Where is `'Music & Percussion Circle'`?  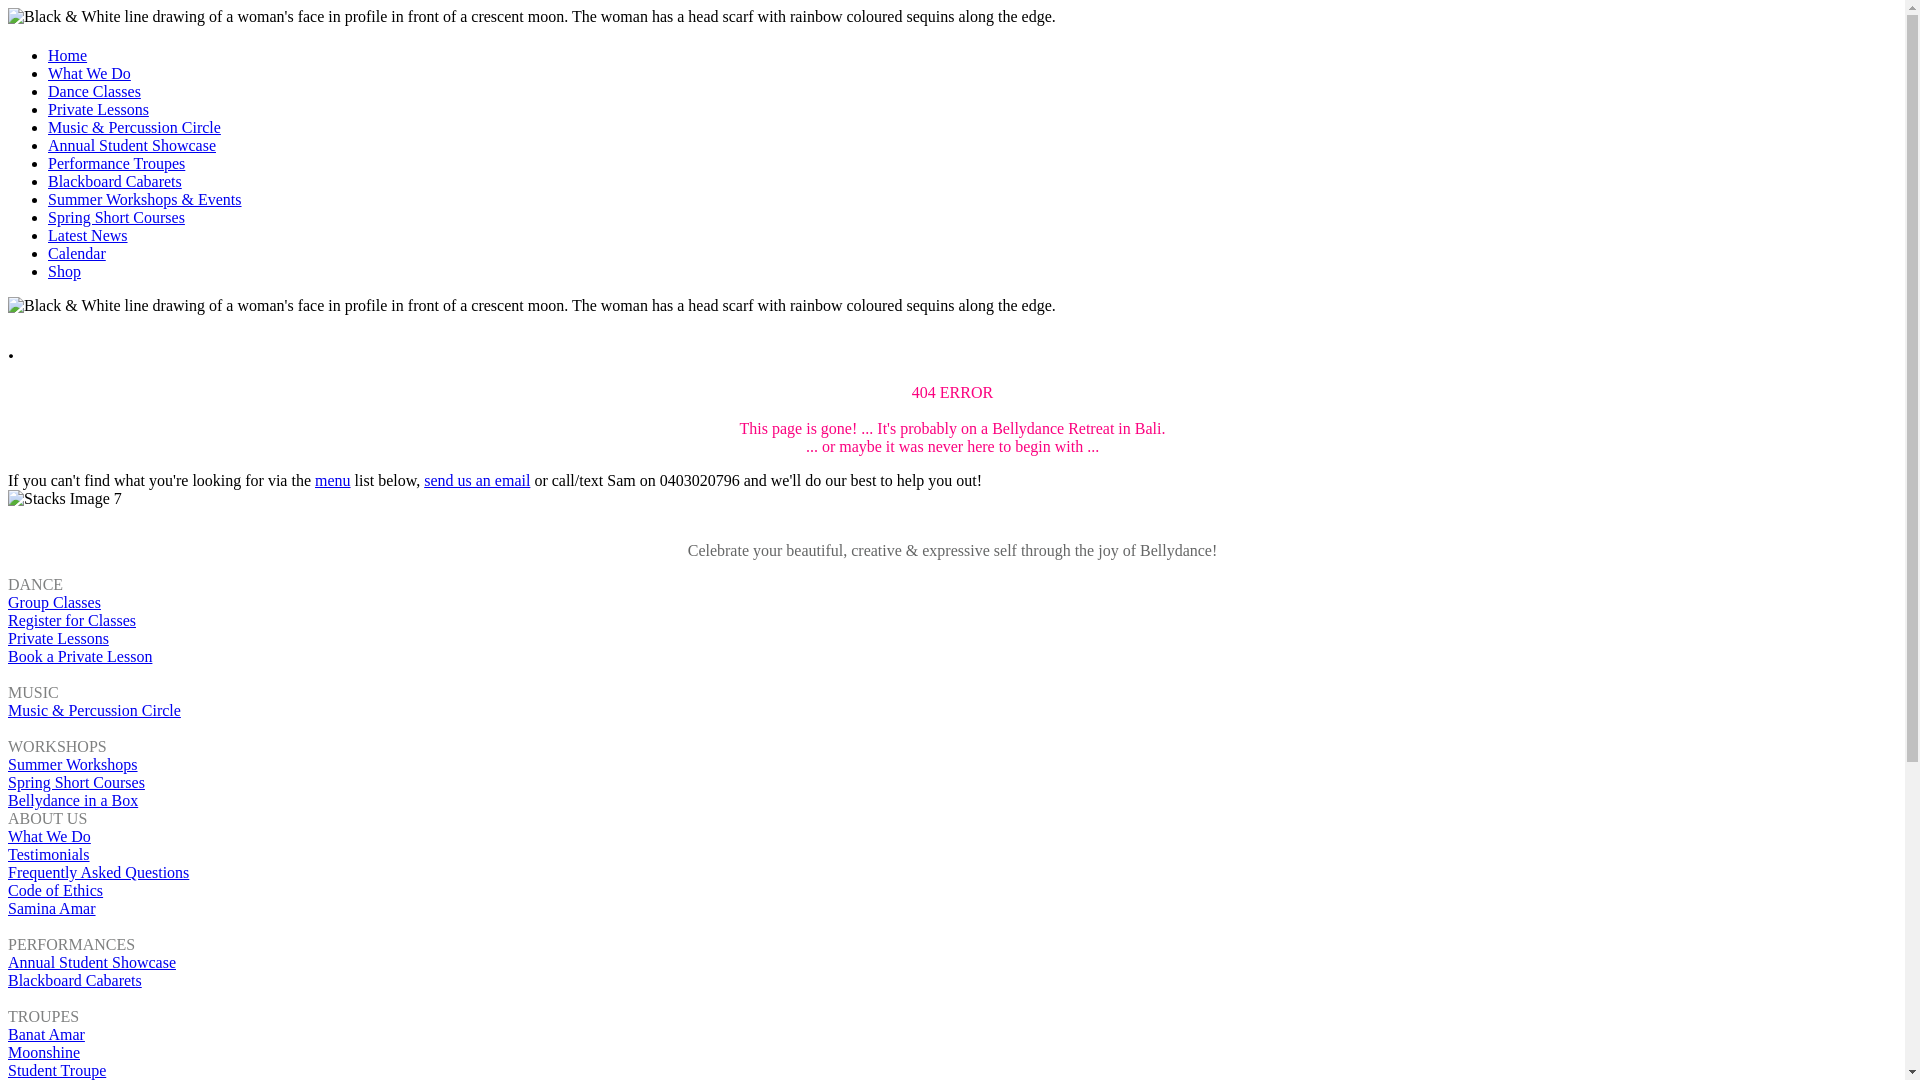 'Music & Percussion Circle' is located at coordinates (93, 709).